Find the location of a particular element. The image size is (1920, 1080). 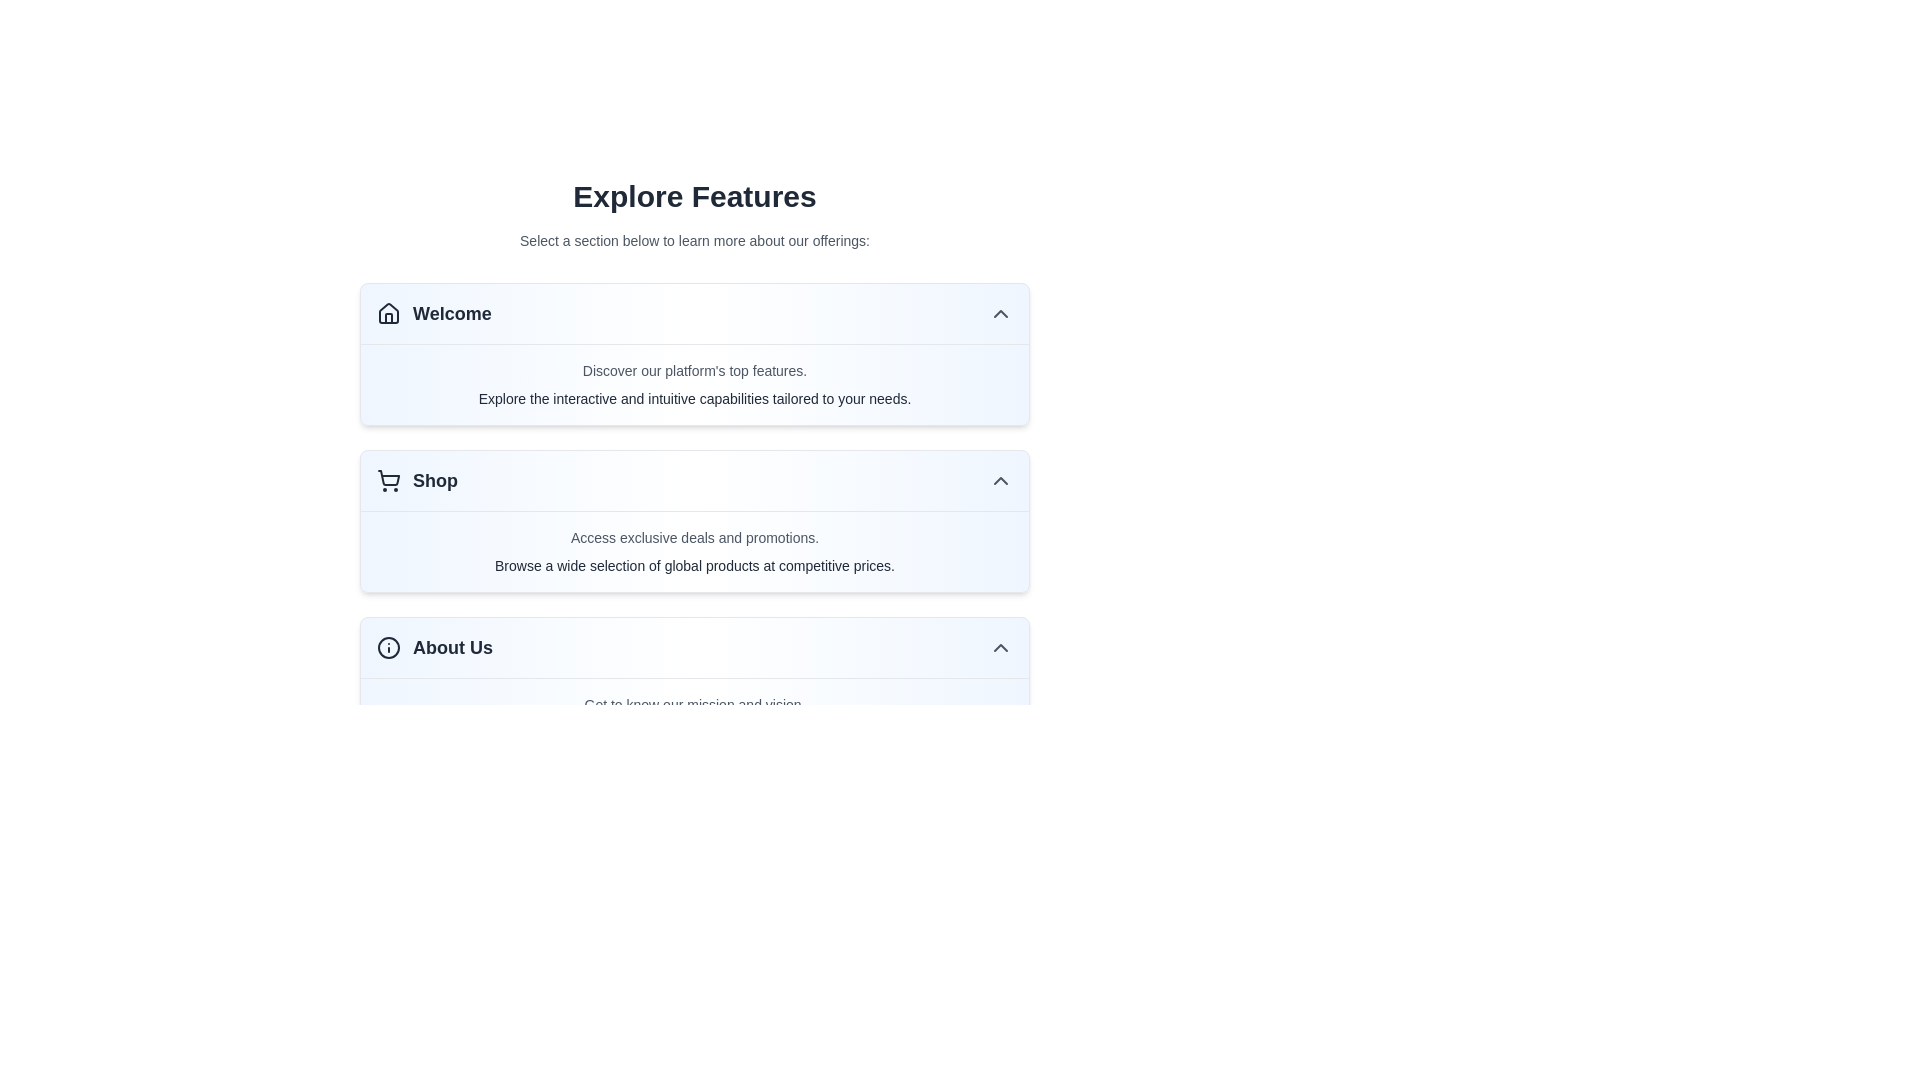

text element that displays 'Explore the interactive and intuitive capabilities tailored to your needs.' located in the 'Welcome' section, positioned below the first text snippet is located at coordinates (695, 398).